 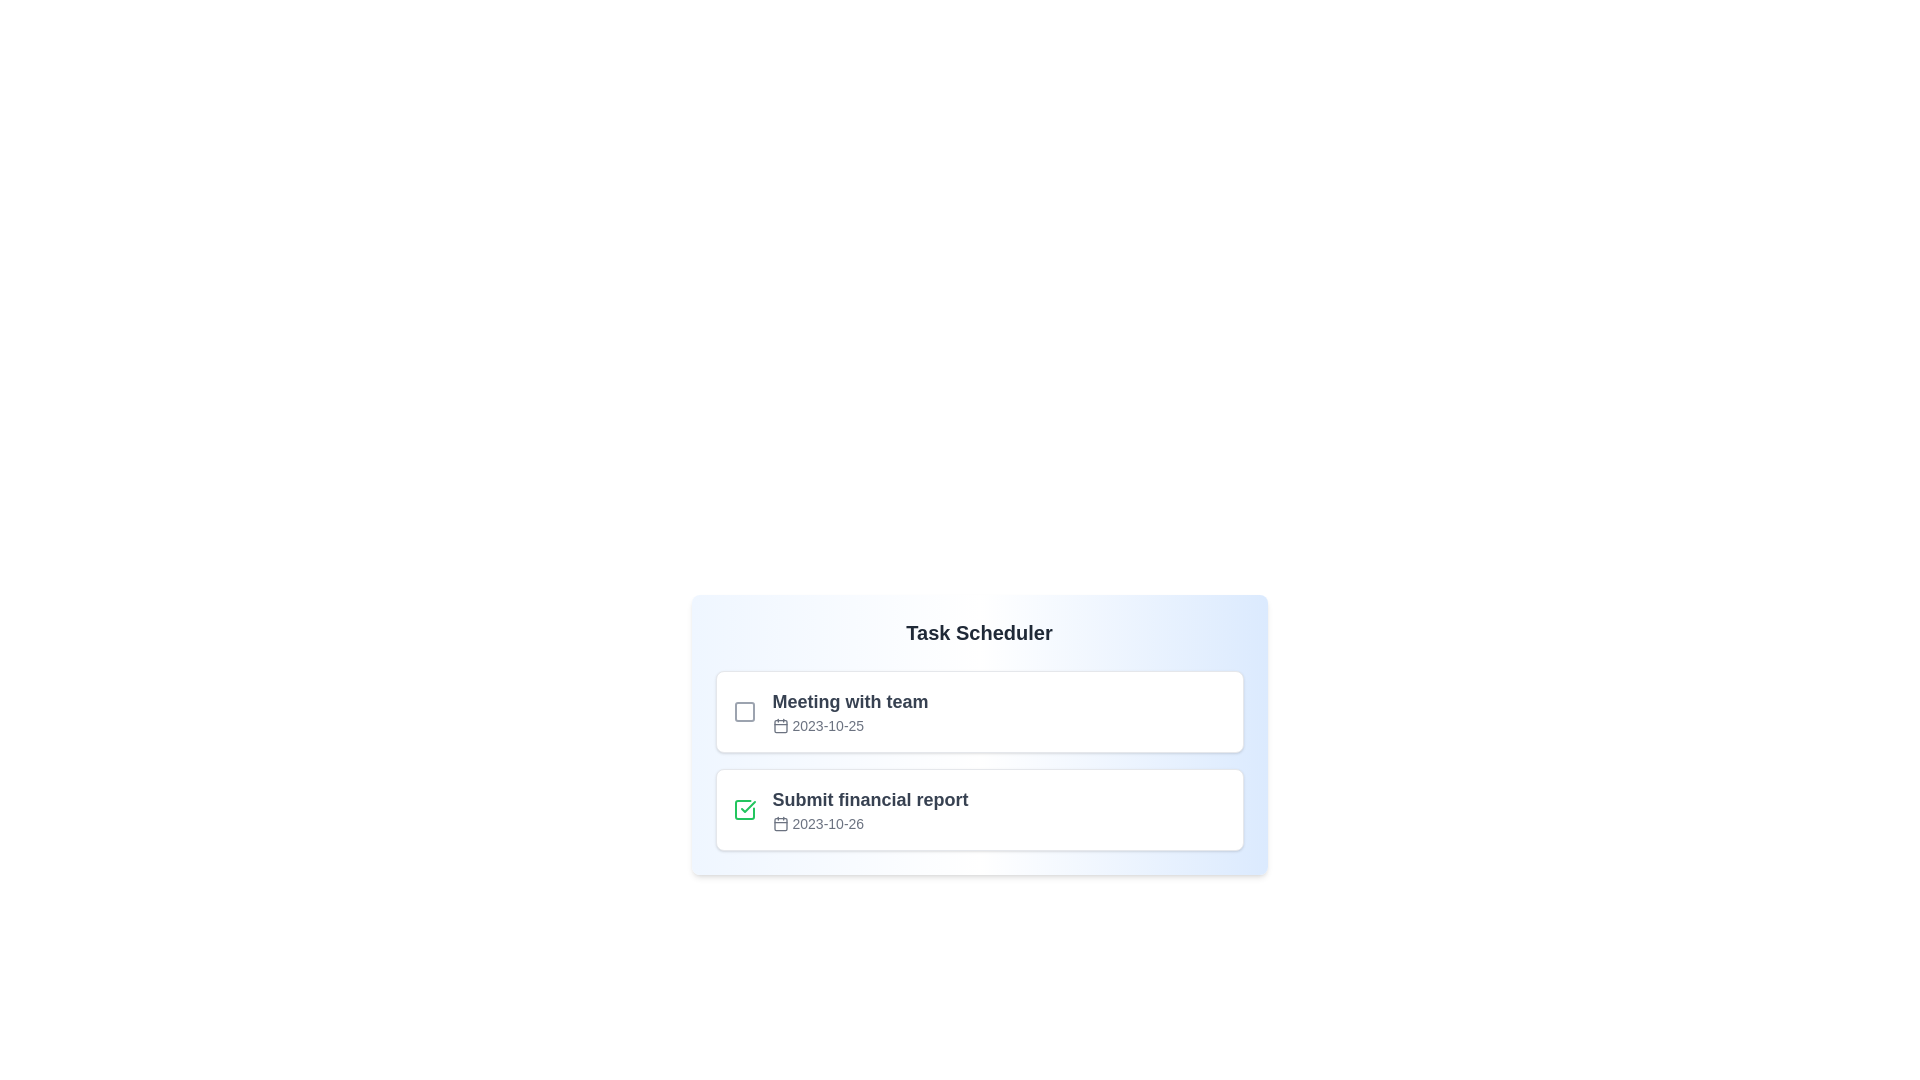 What do you see at coordinates (747, 805) in the screenshot?
I see `the green checkmark icon indicating task completion for 'Submit financial report' under 'Task Scheduler'` at bounding box center [747, 805].